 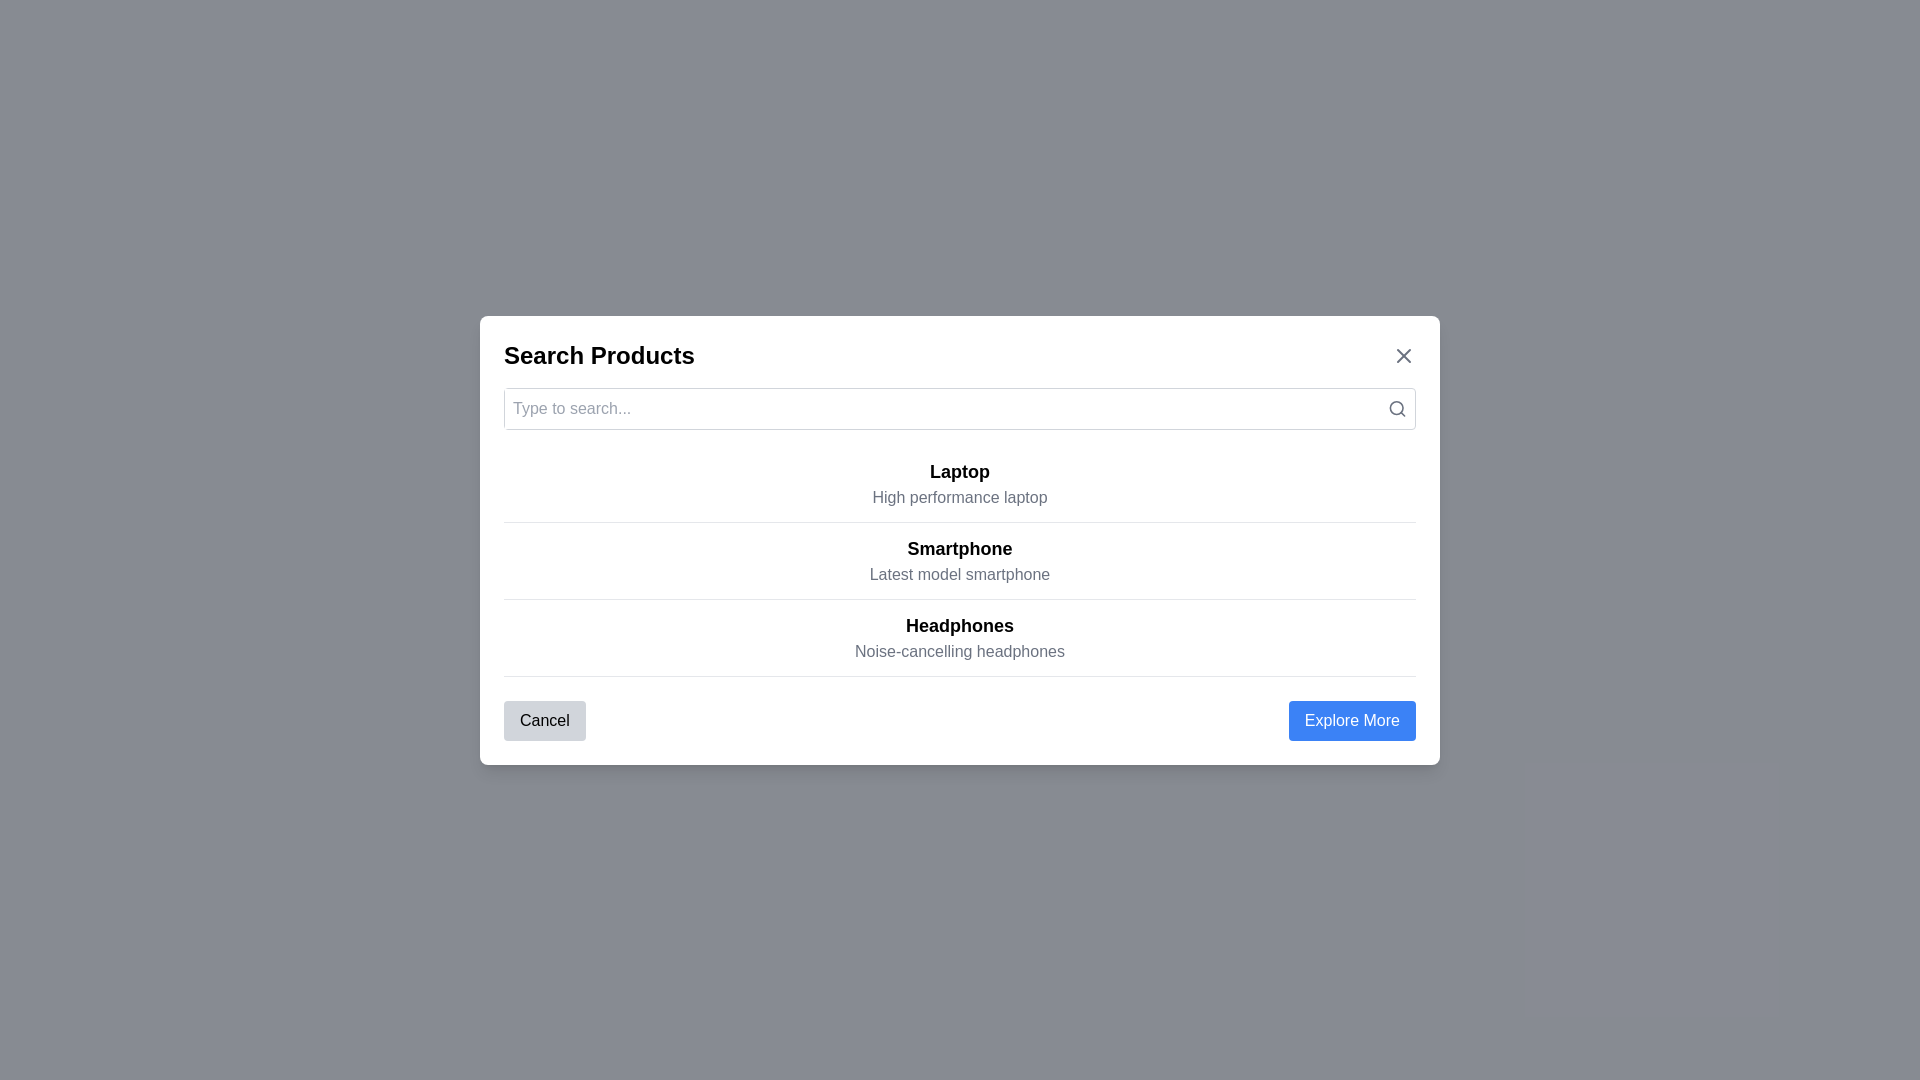 What do you see at coordinates (1402, 354) in the screenshot?
I see `the Close button icon, which is shaped like an 'X' with a thick stroke located in the top-right corner of the modal dialog` at bounding box center [1402, 354].